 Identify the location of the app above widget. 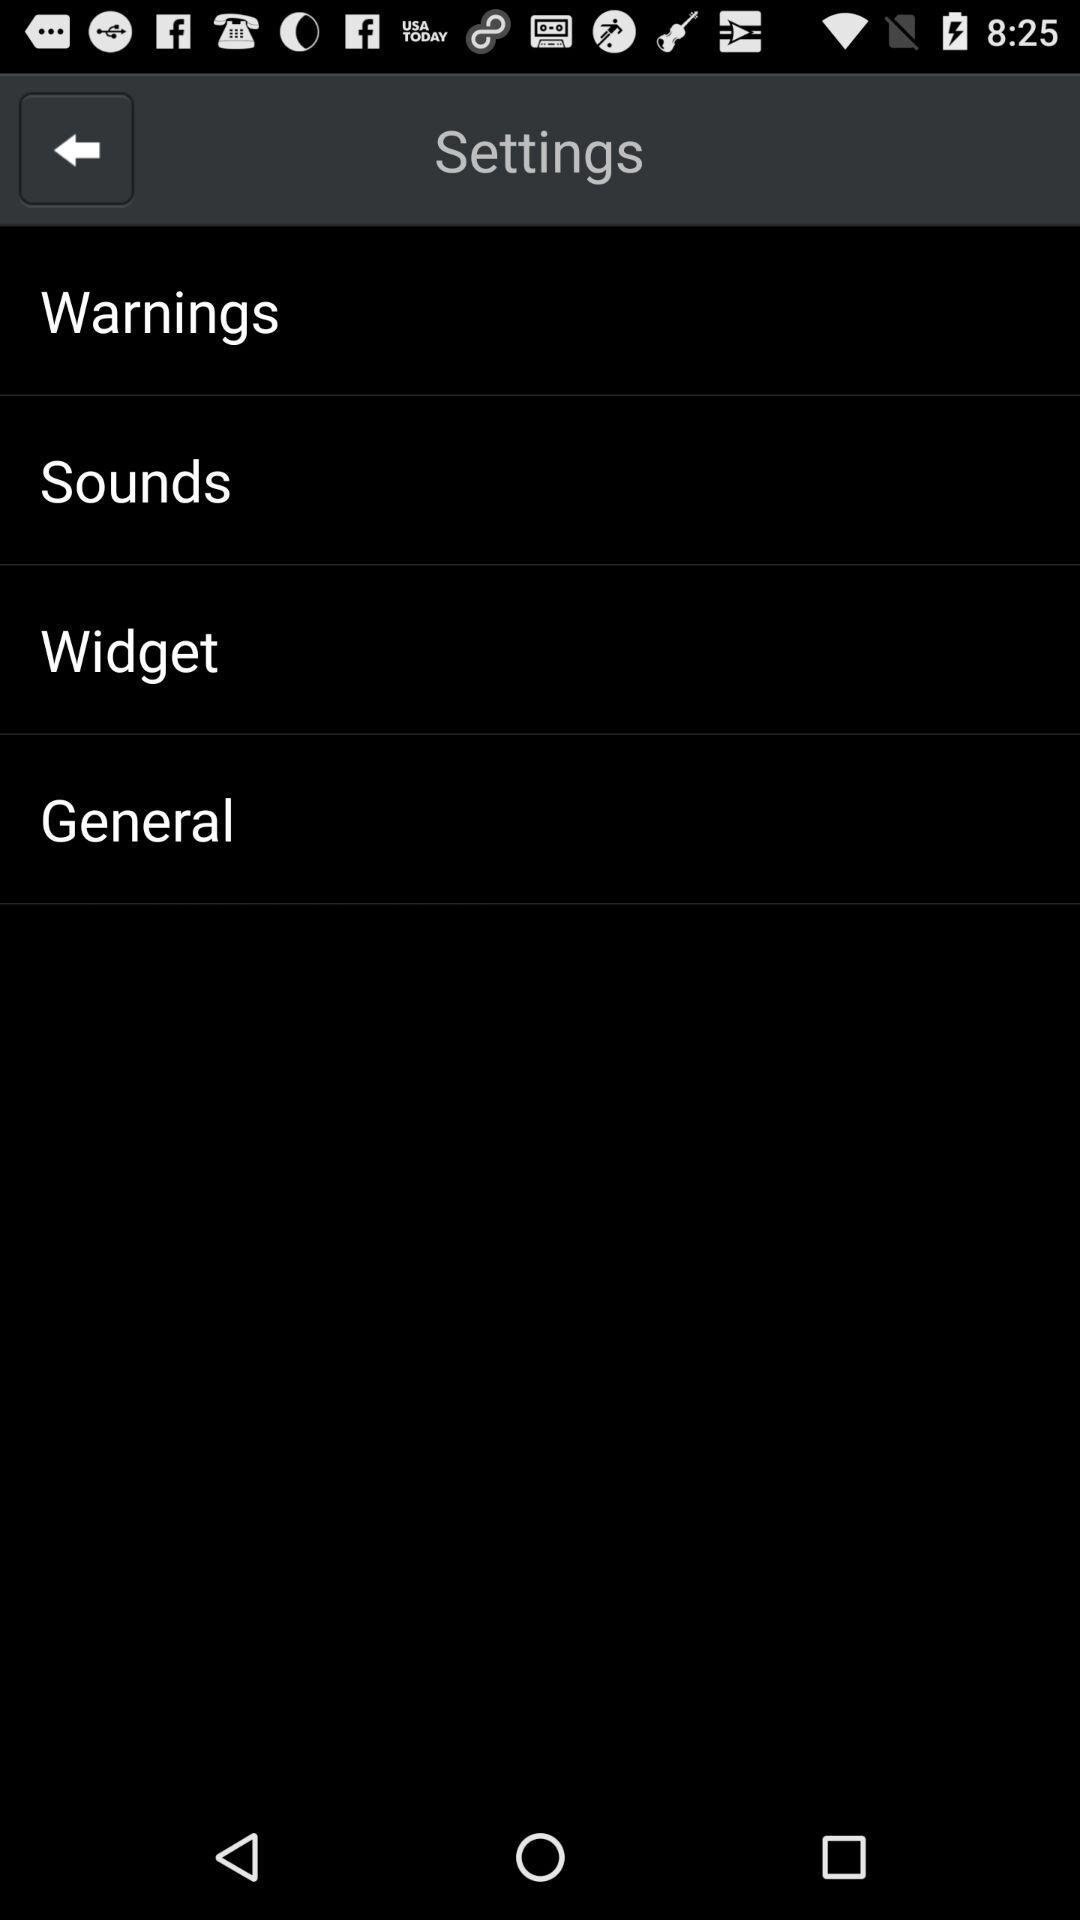
(135, 478).